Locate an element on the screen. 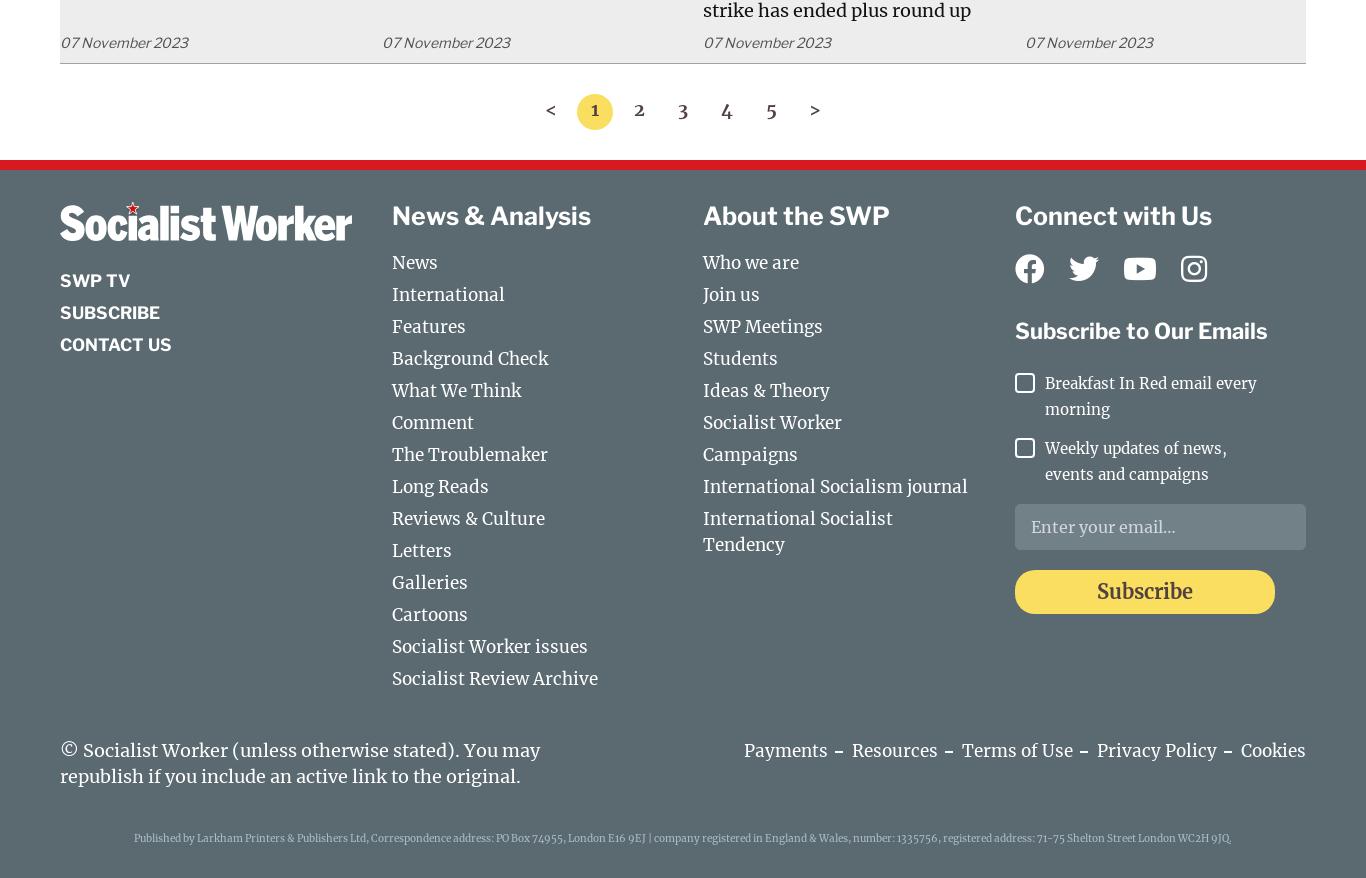  'Cookies' is located at coordinates (1272, 749).